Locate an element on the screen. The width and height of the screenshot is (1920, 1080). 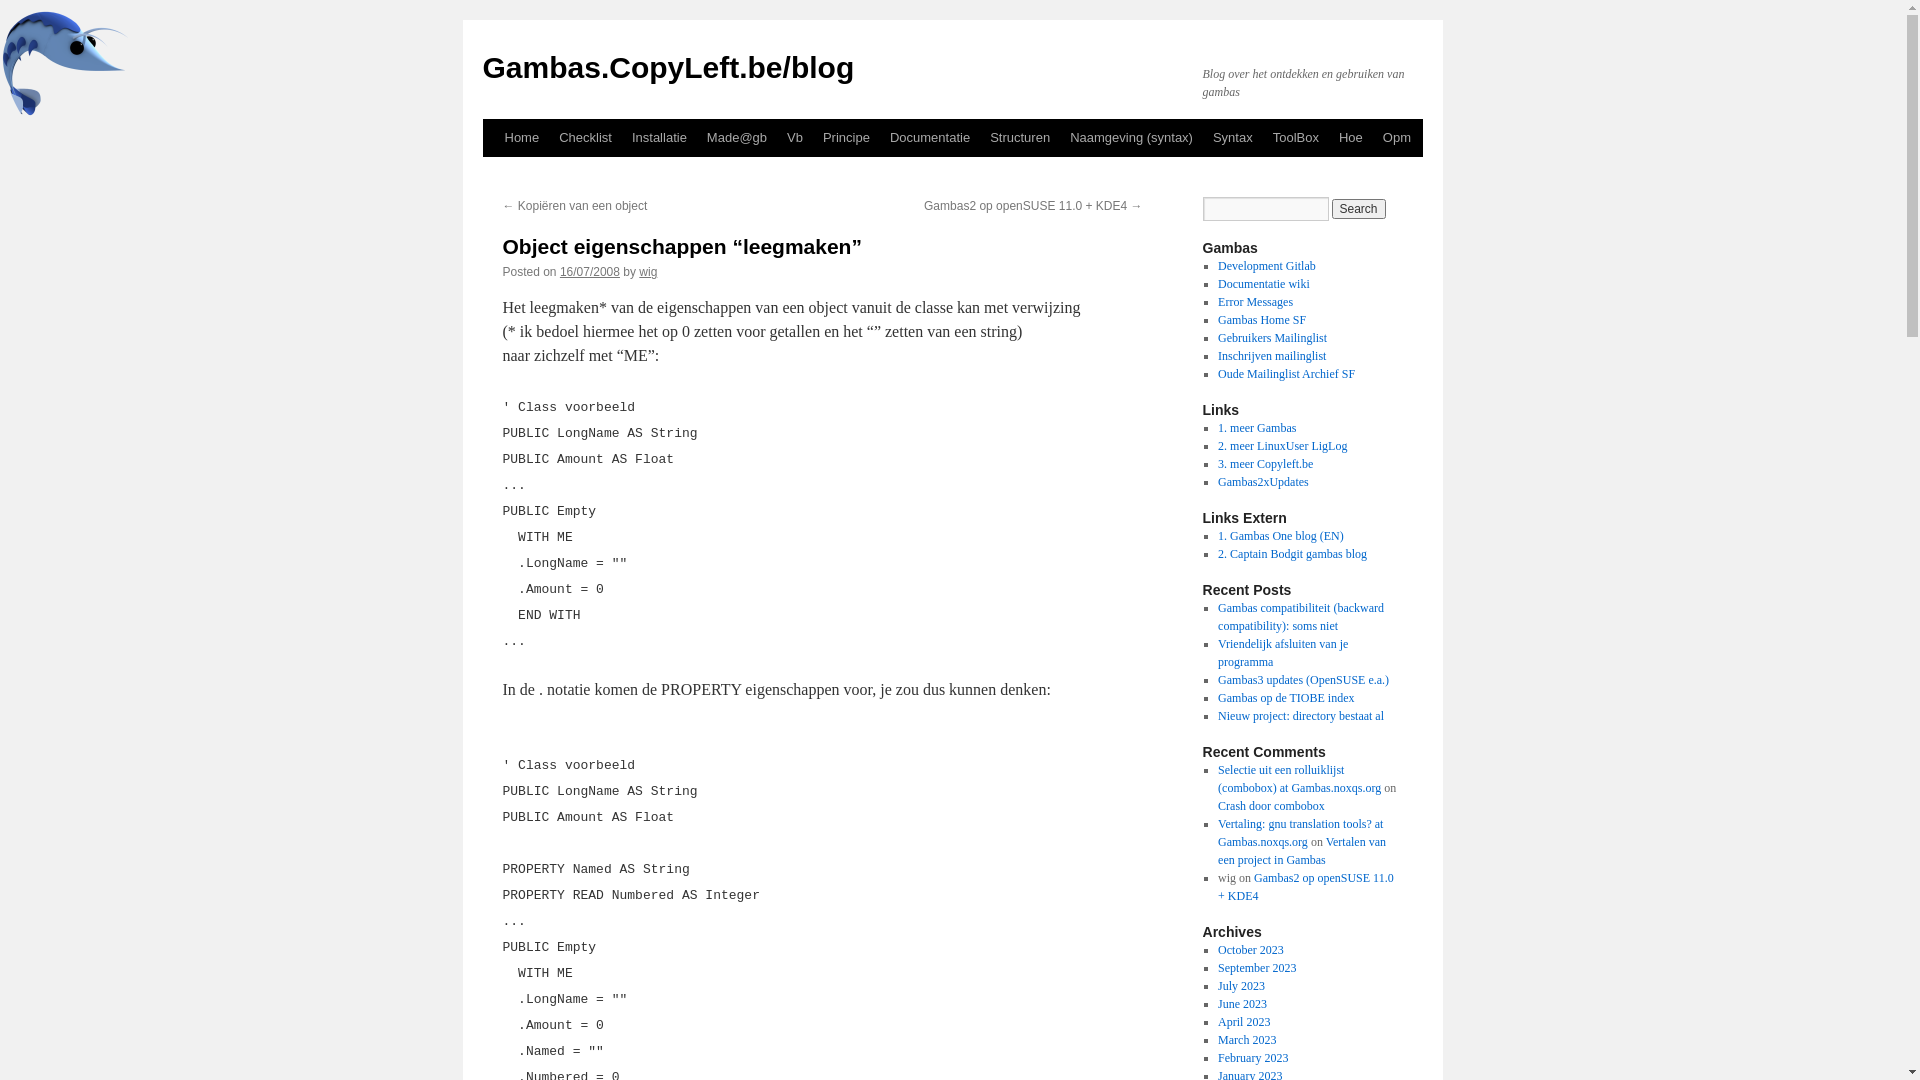
'Documentatie' is located at coordinates (929, 137).